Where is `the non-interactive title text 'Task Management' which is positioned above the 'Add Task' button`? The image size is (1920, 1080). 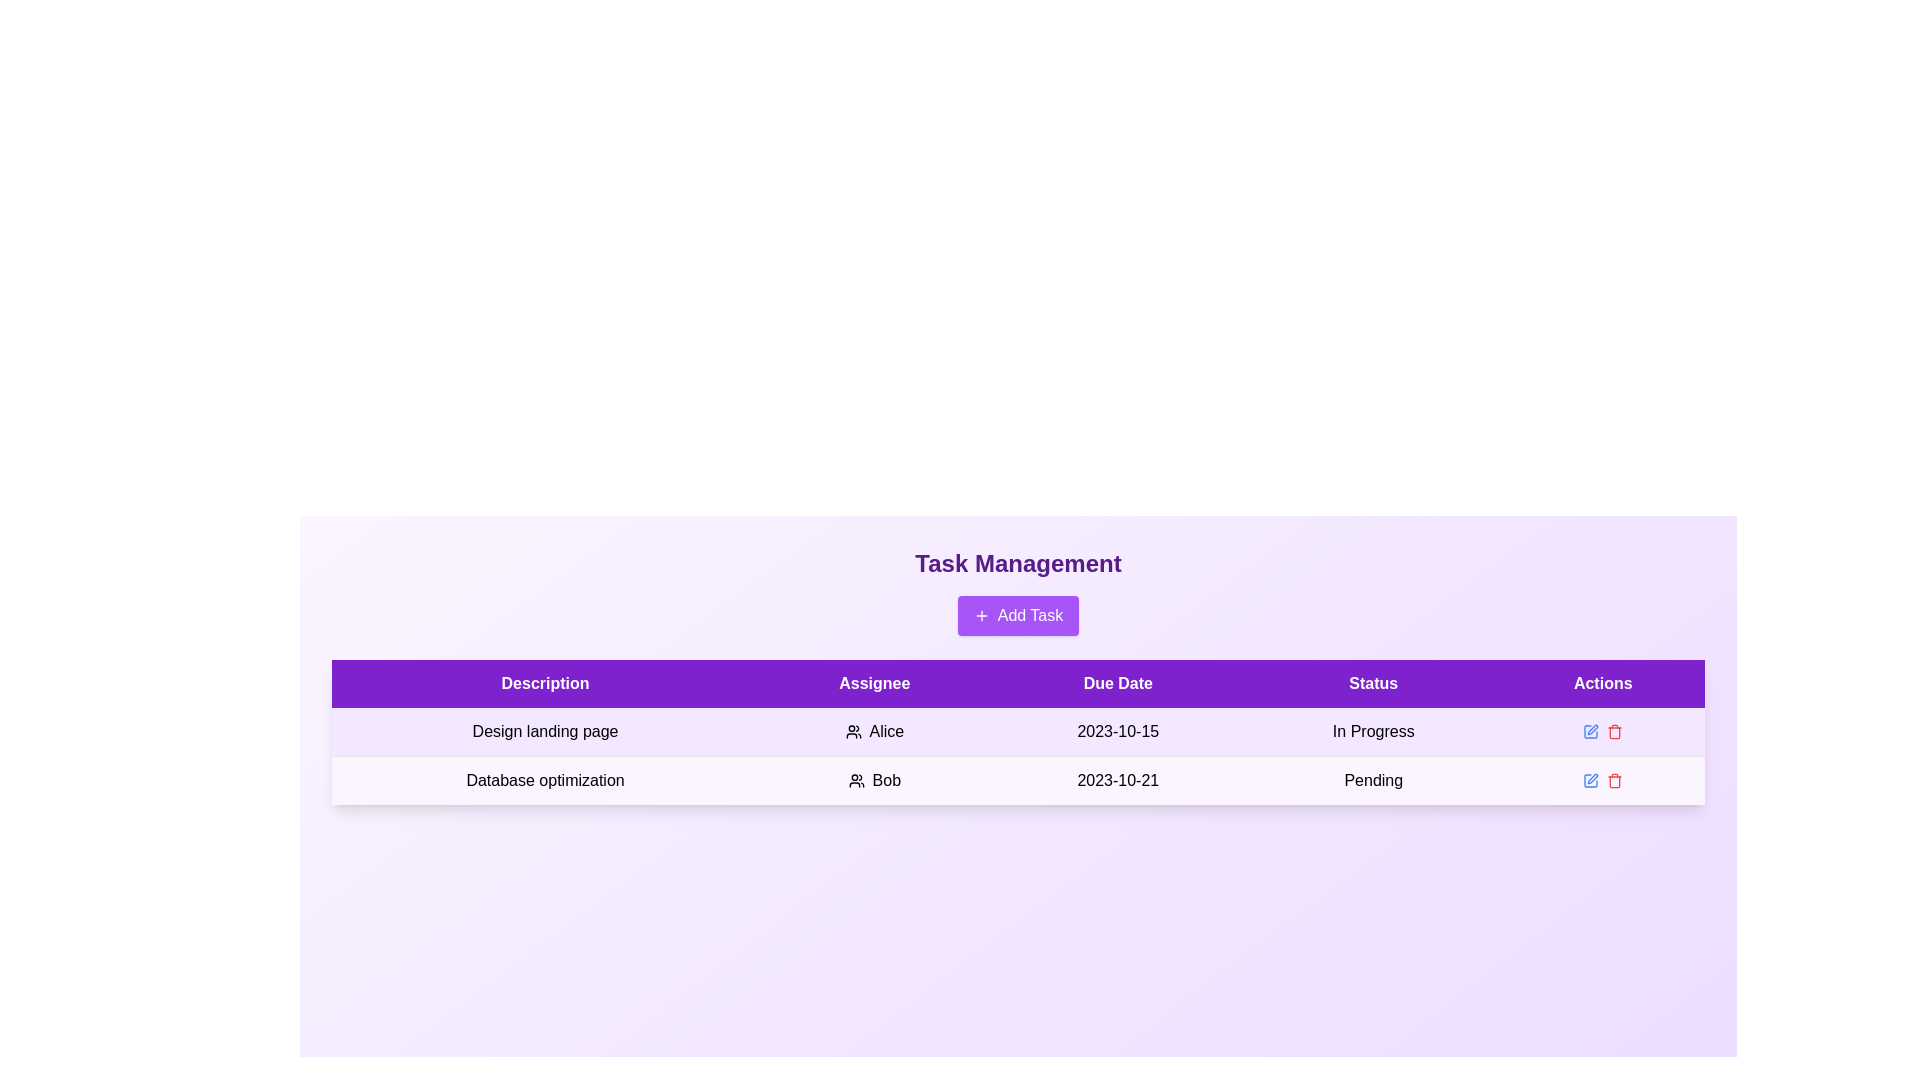
the non-interactive title text 'Task Management' which is positioned above the 'Add Task' button is located at coordinates (1018, 563).